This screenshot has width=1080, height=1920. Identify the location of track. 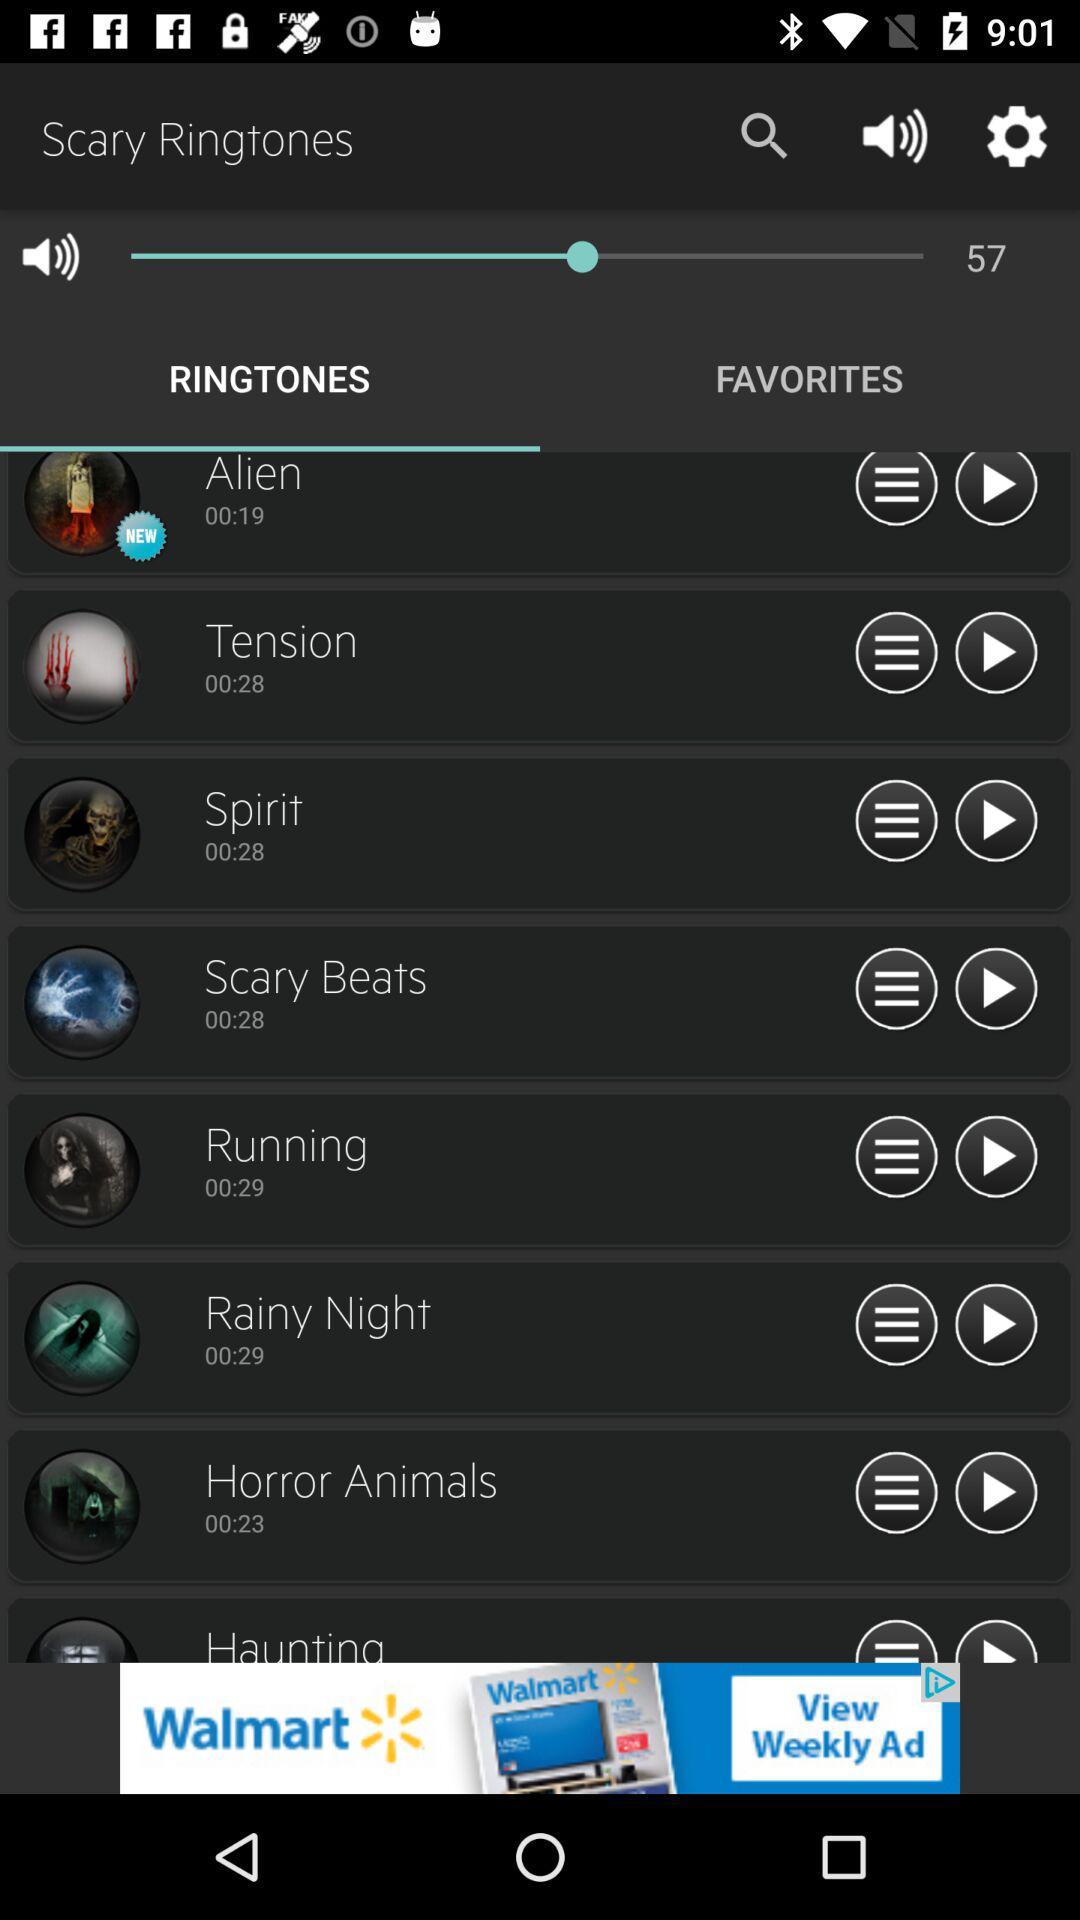
(80, 667).